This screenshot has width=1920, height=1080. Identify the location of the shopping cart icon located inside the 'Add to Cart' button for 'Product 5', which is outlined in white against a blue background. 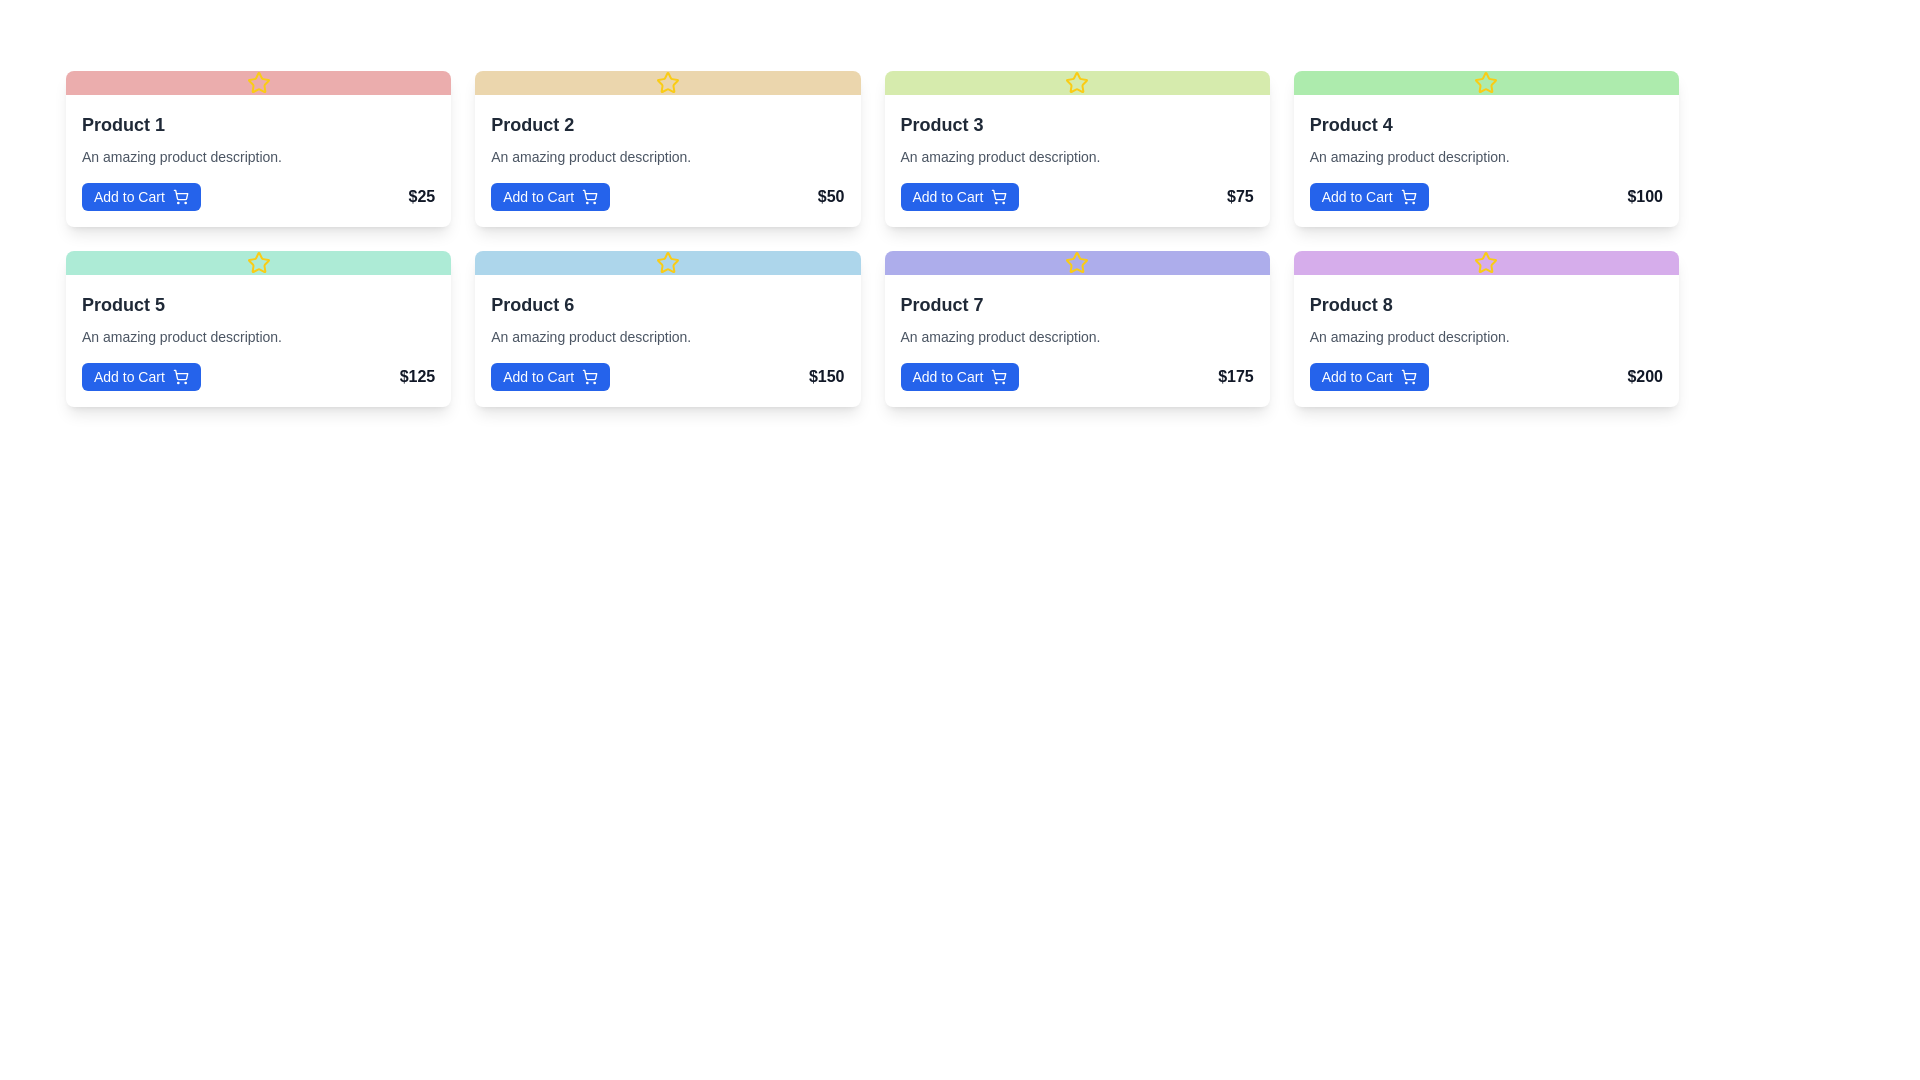
(180, 377).